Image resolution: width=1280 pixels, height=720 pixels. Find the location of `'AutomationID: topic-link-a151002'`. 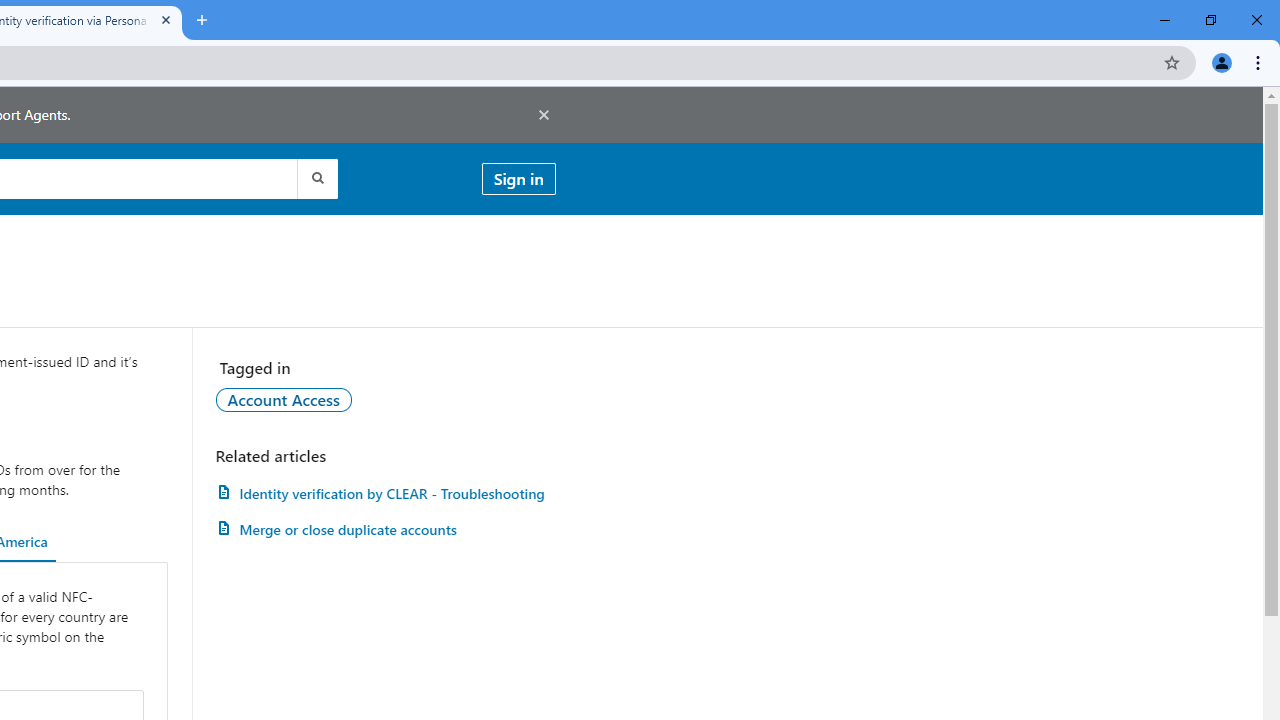

'AutomationID: topic-link-a151002' is located at coordinates (282, 399).